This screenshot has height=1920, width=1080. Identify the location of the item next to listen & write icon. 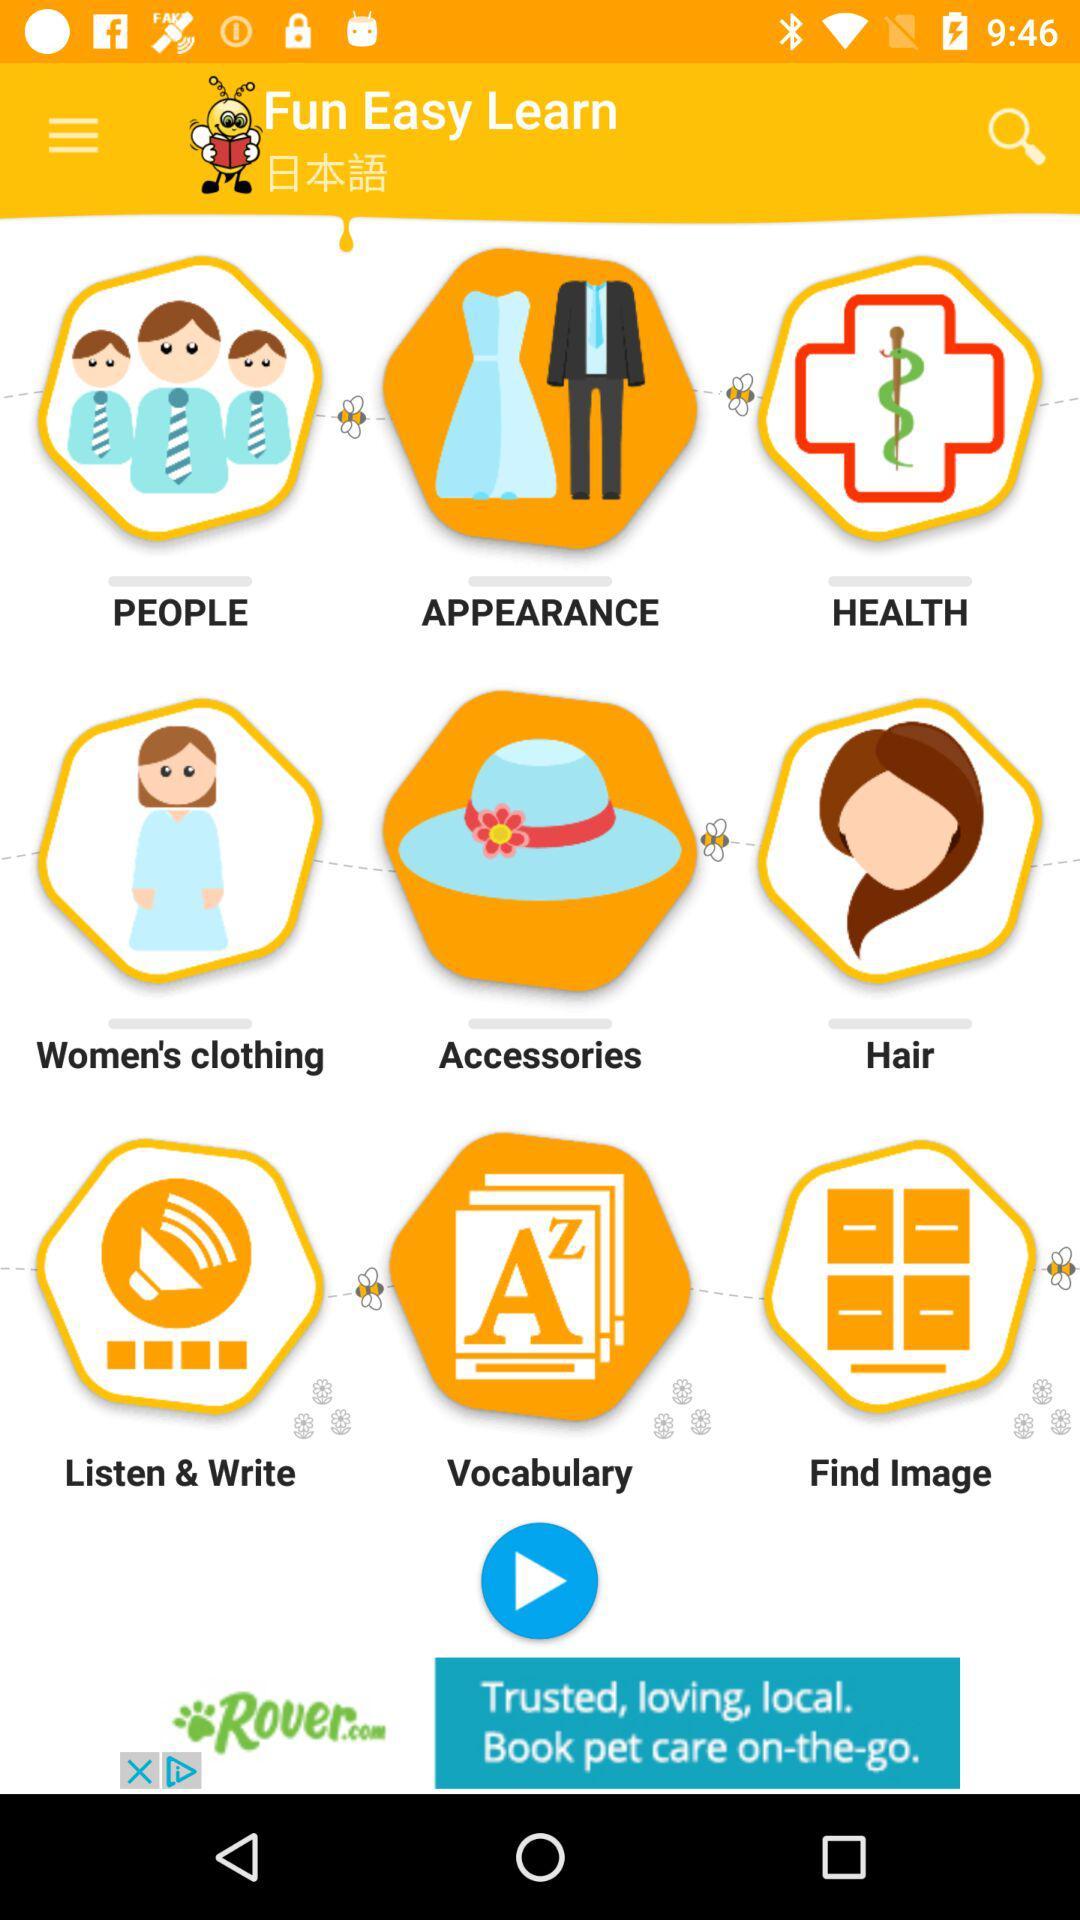
(538, 1582).